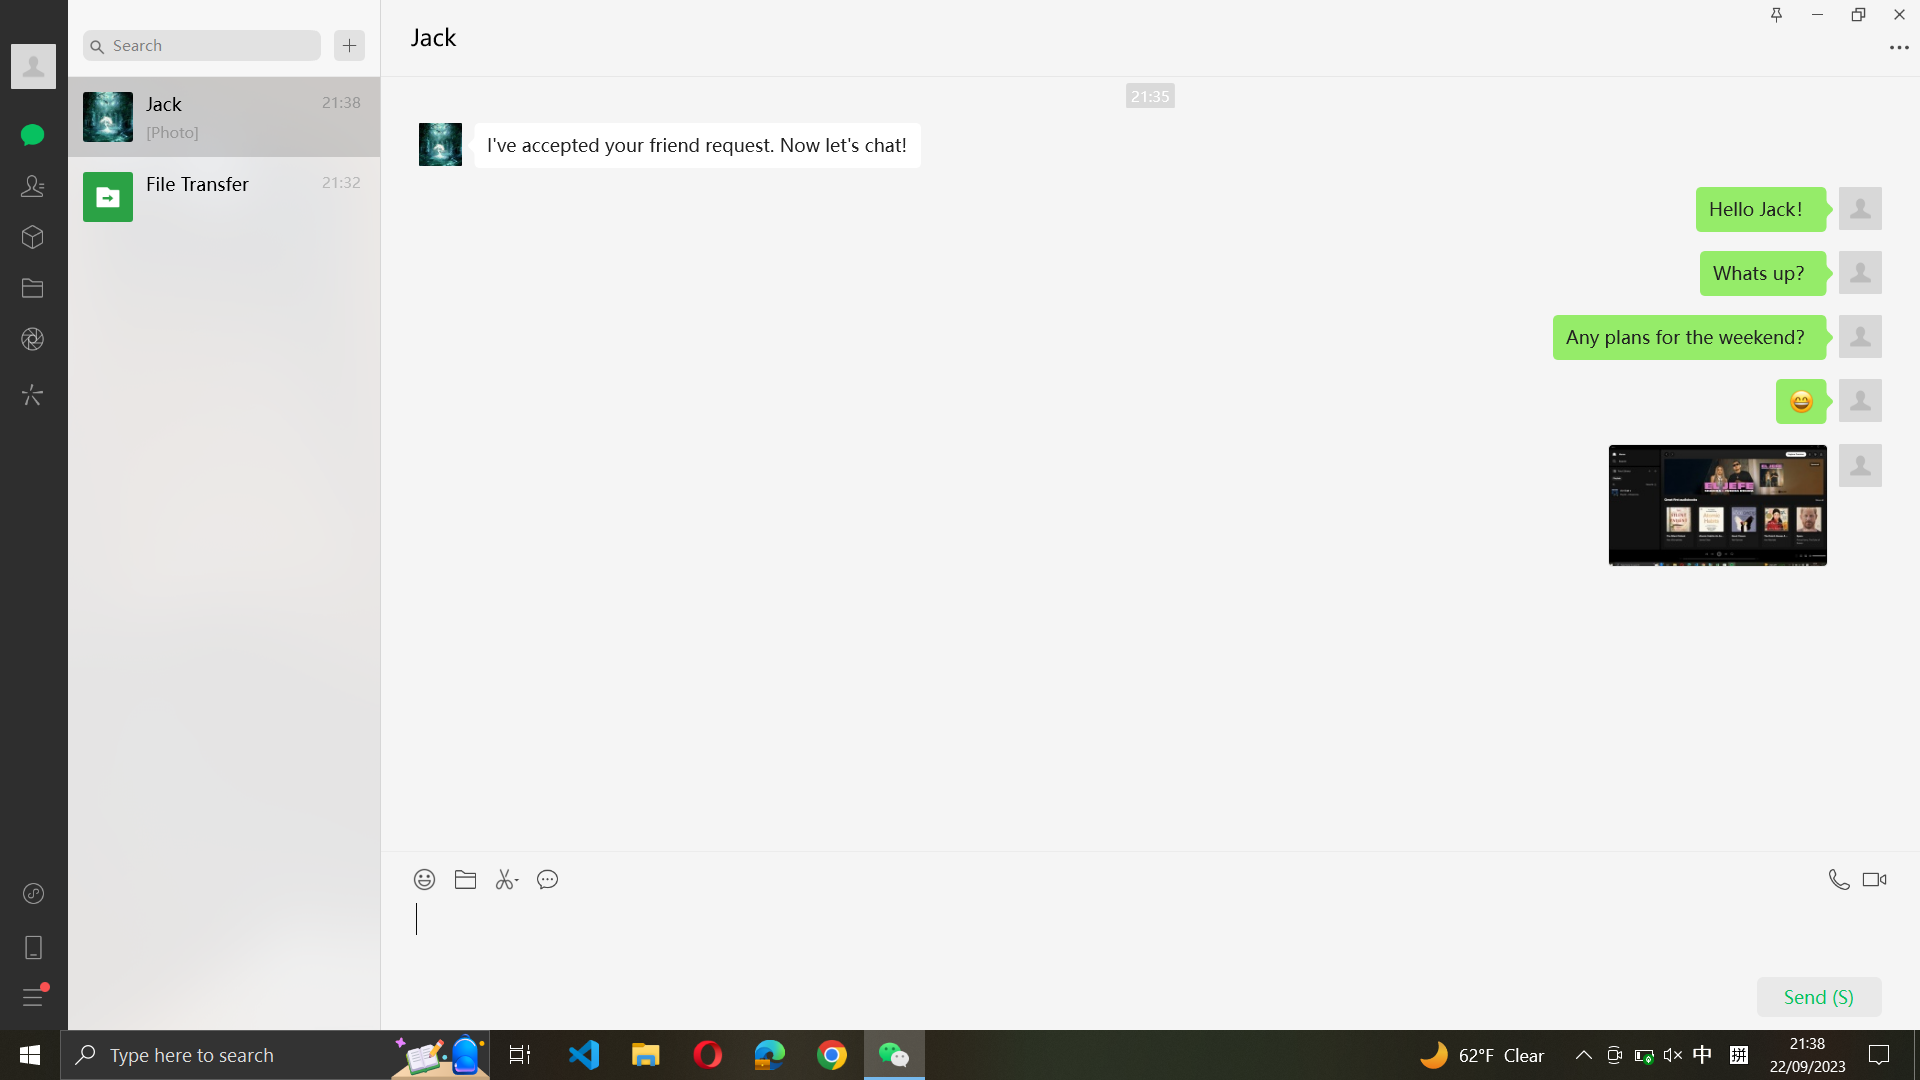  Describe the element at coordinates (1150, 465) in the screenshot. I see `Go up in the dialog box of your chat with Jack` at that location.